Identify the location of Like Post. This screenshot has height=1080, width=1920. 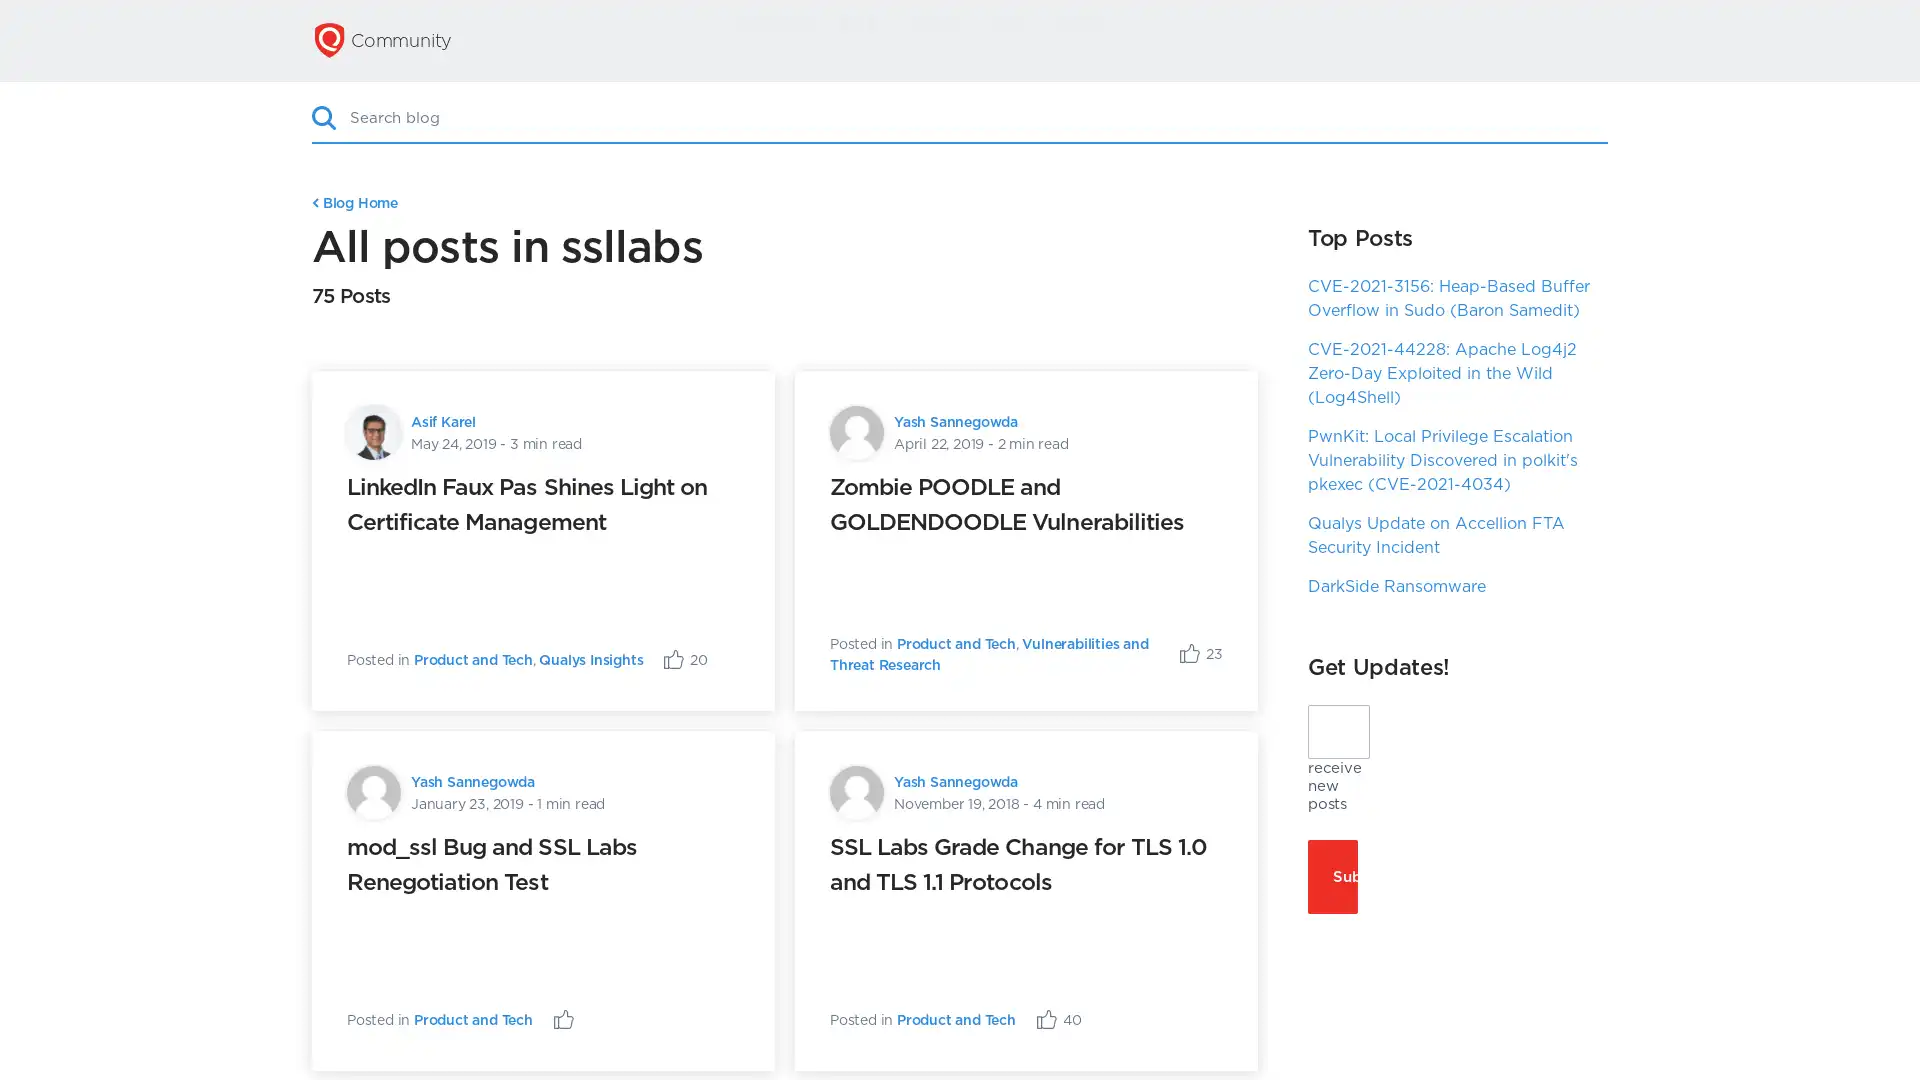
(1045, 1019).